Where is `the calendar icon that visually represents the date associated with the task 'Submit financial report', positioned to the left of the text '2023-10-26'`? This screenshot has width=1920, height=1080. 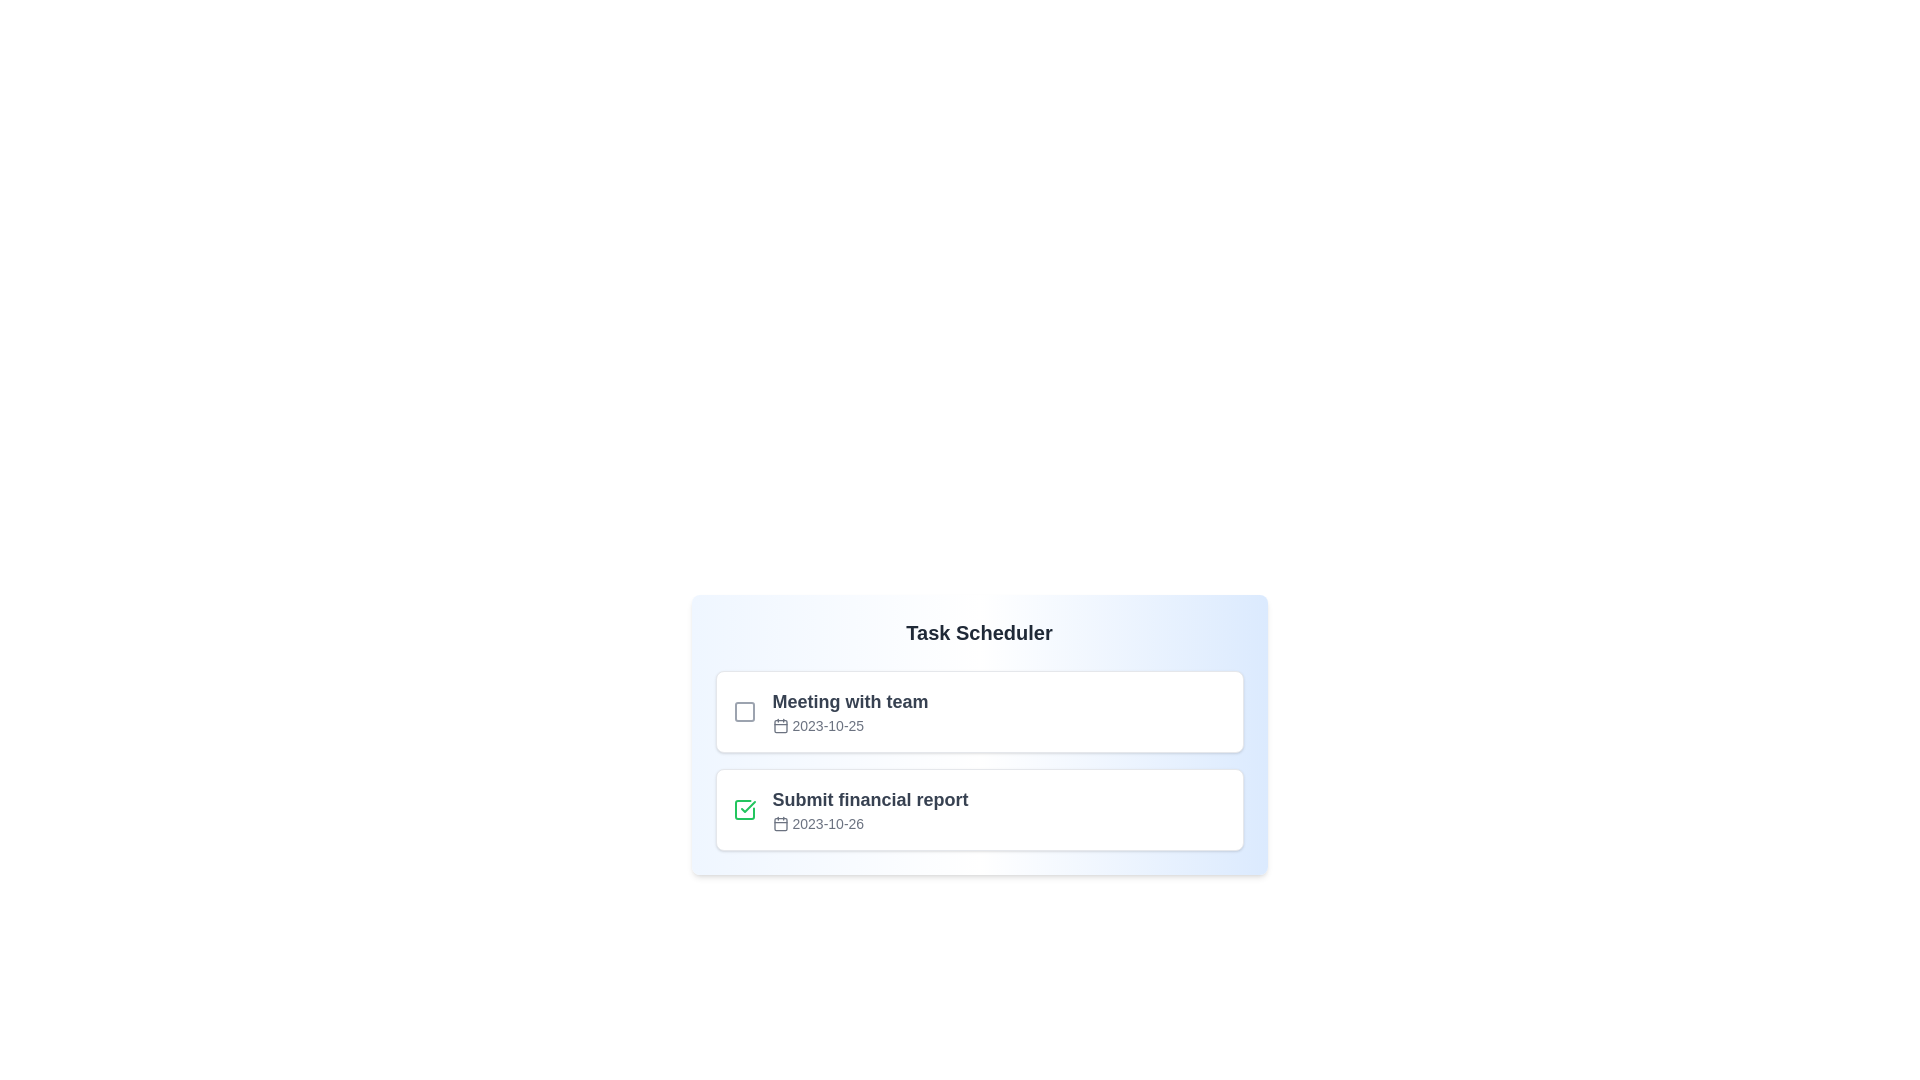
the calendar icon that visually represents the date associated with the task 'Submit financial report', positioned to the left of the text '2023-10-26' is located at coordinates (779, 824).